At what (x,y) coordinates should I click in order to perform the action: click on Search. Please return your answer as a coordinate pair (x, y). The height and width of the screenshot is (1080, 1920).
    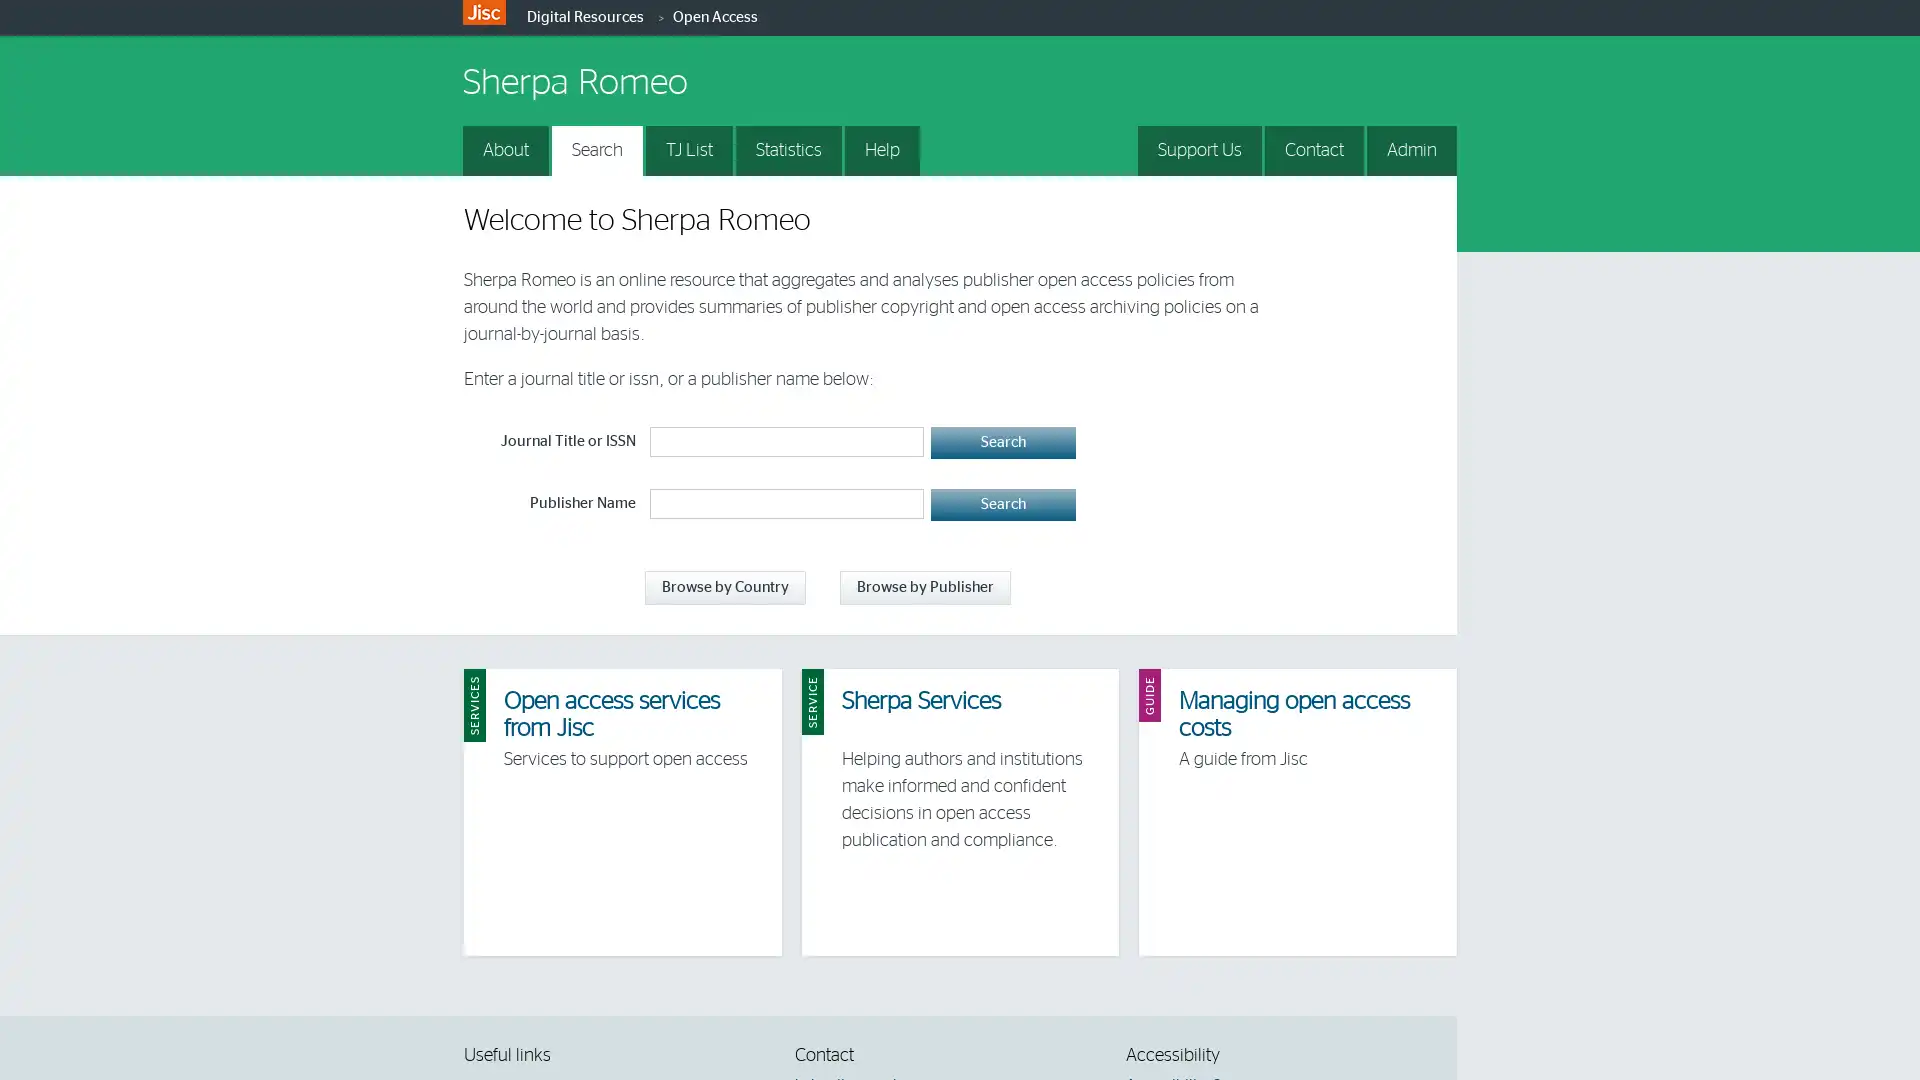
    Looking at the image, I should click on (1002, 504).